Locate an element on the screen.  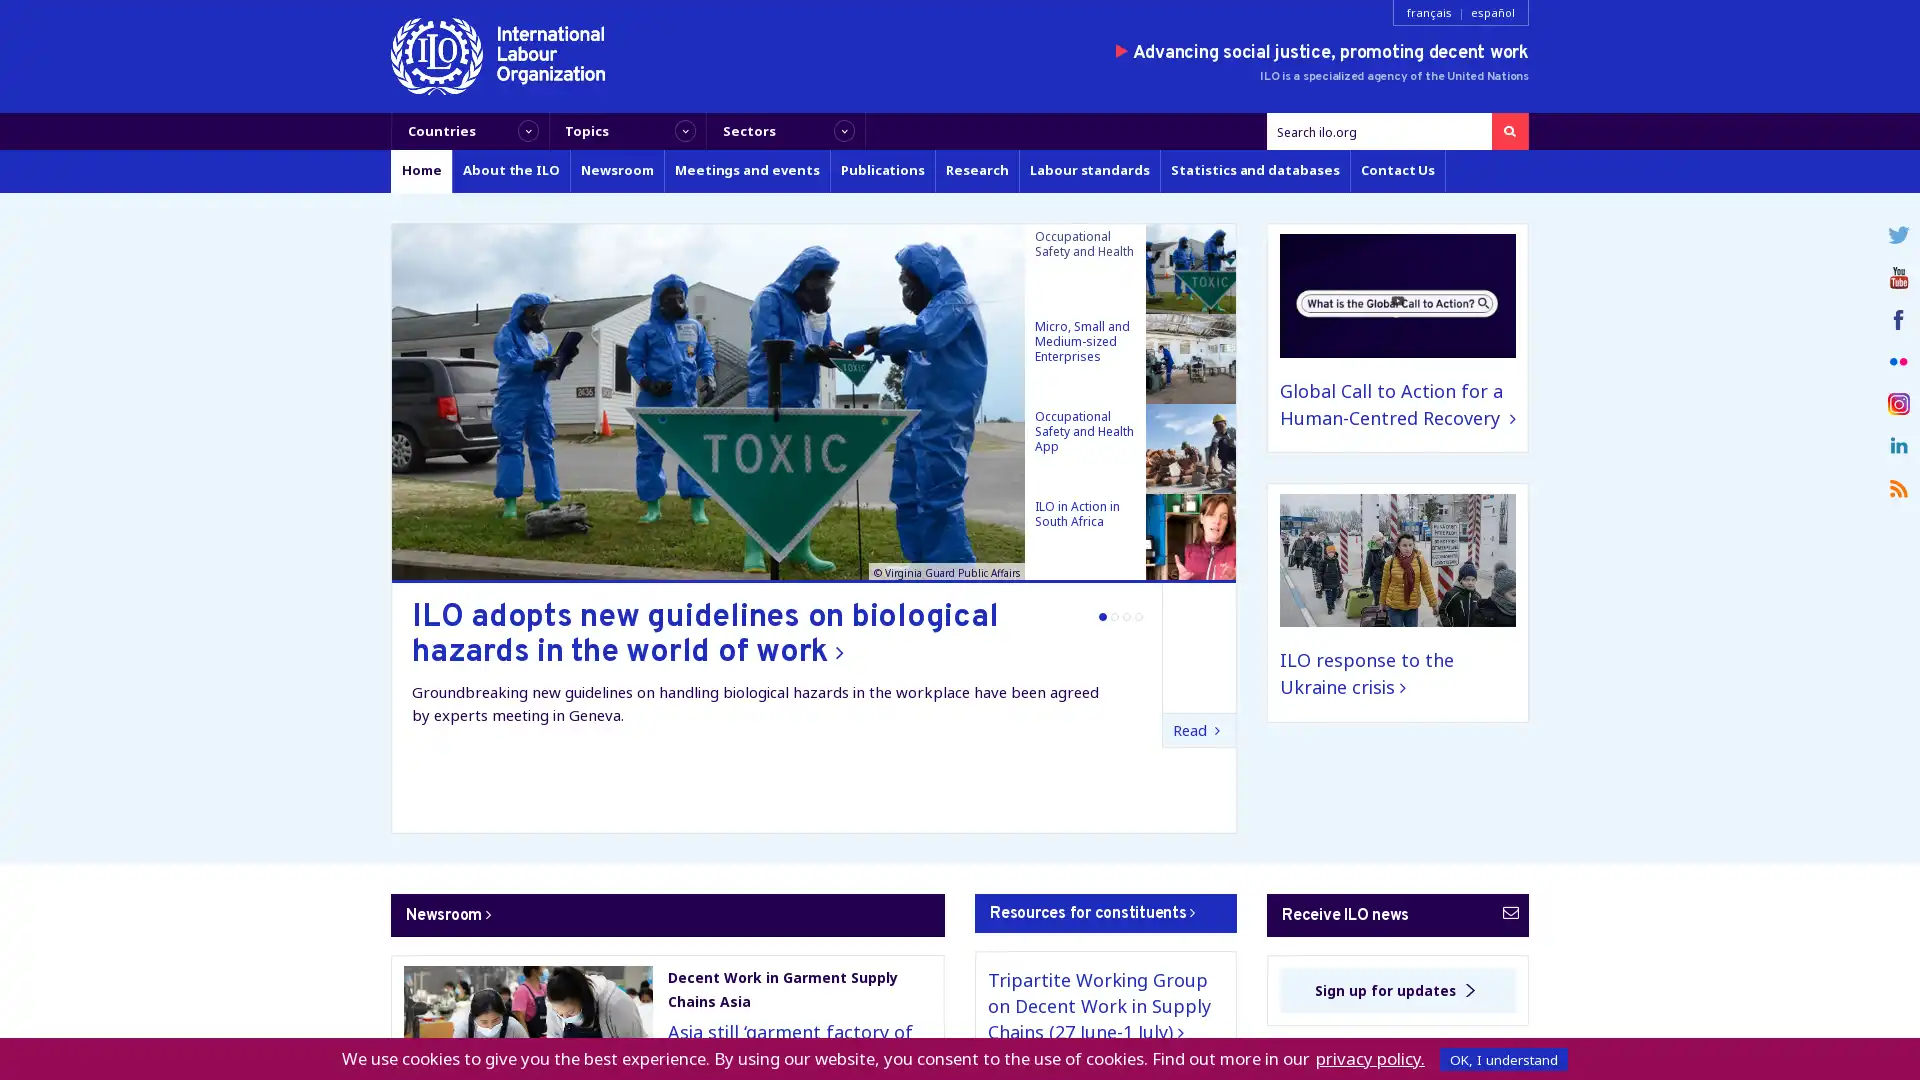
OK, I understand is located at coordinates (1503, 1058).